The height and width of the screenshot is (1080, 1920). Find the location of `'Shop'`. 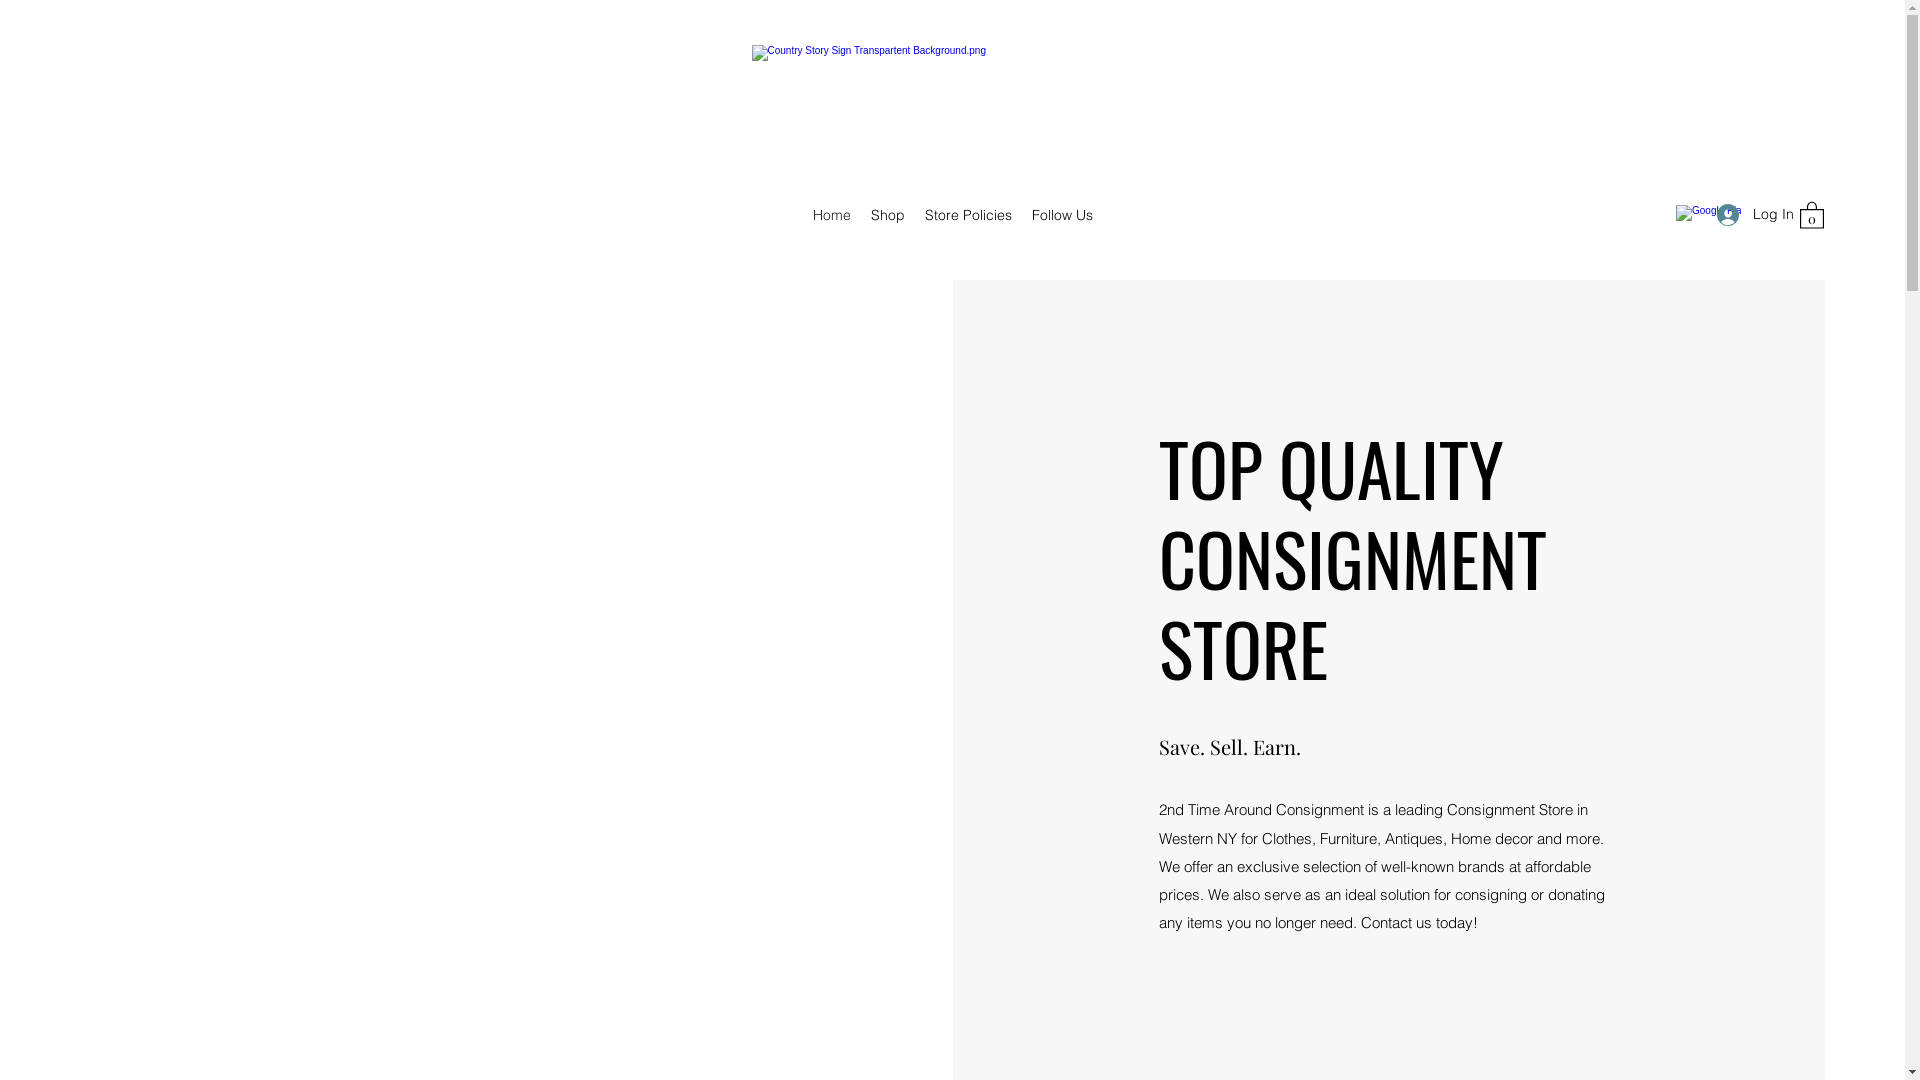

'Shop' is located at coordinates (886, 215).